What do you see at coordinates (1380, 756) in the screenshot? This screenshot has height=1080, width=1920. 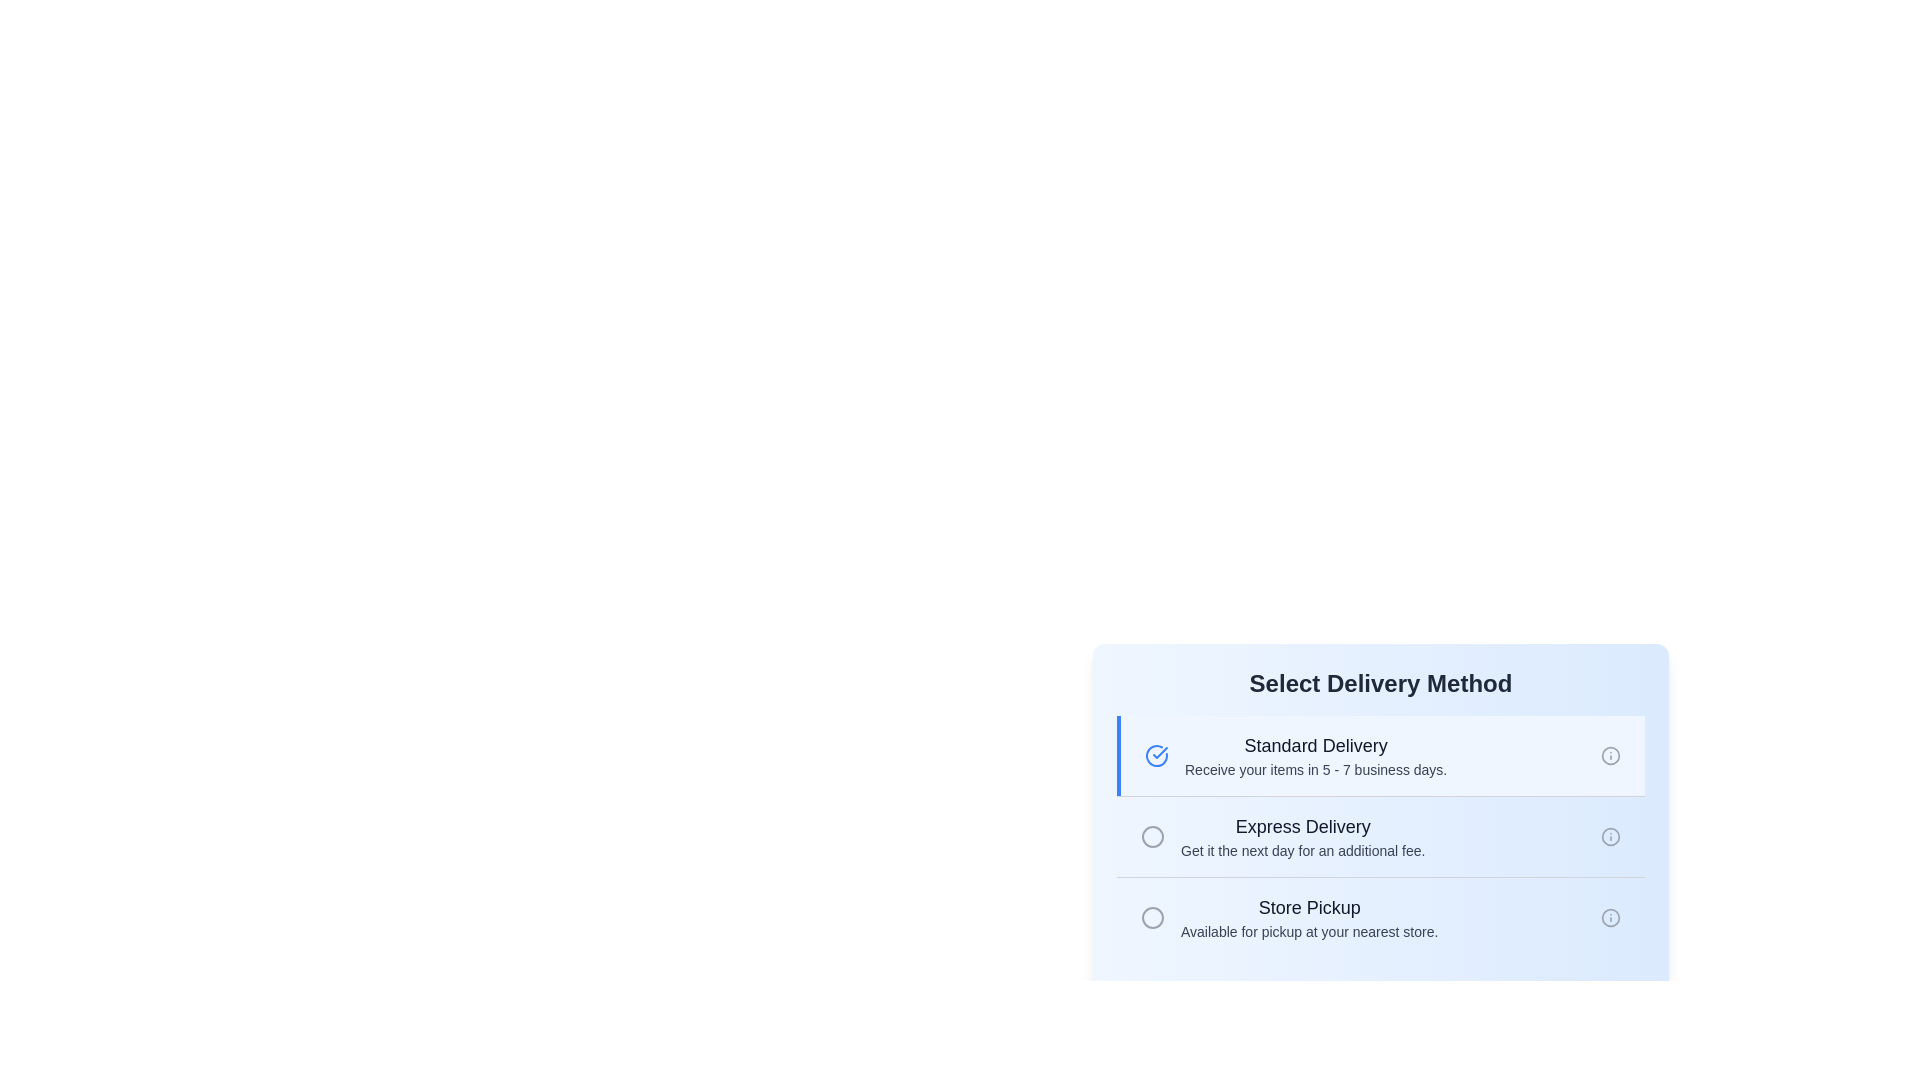 I see `the 'Standard Delivery' option in the selectable list` at bounding box center [1380, 756].